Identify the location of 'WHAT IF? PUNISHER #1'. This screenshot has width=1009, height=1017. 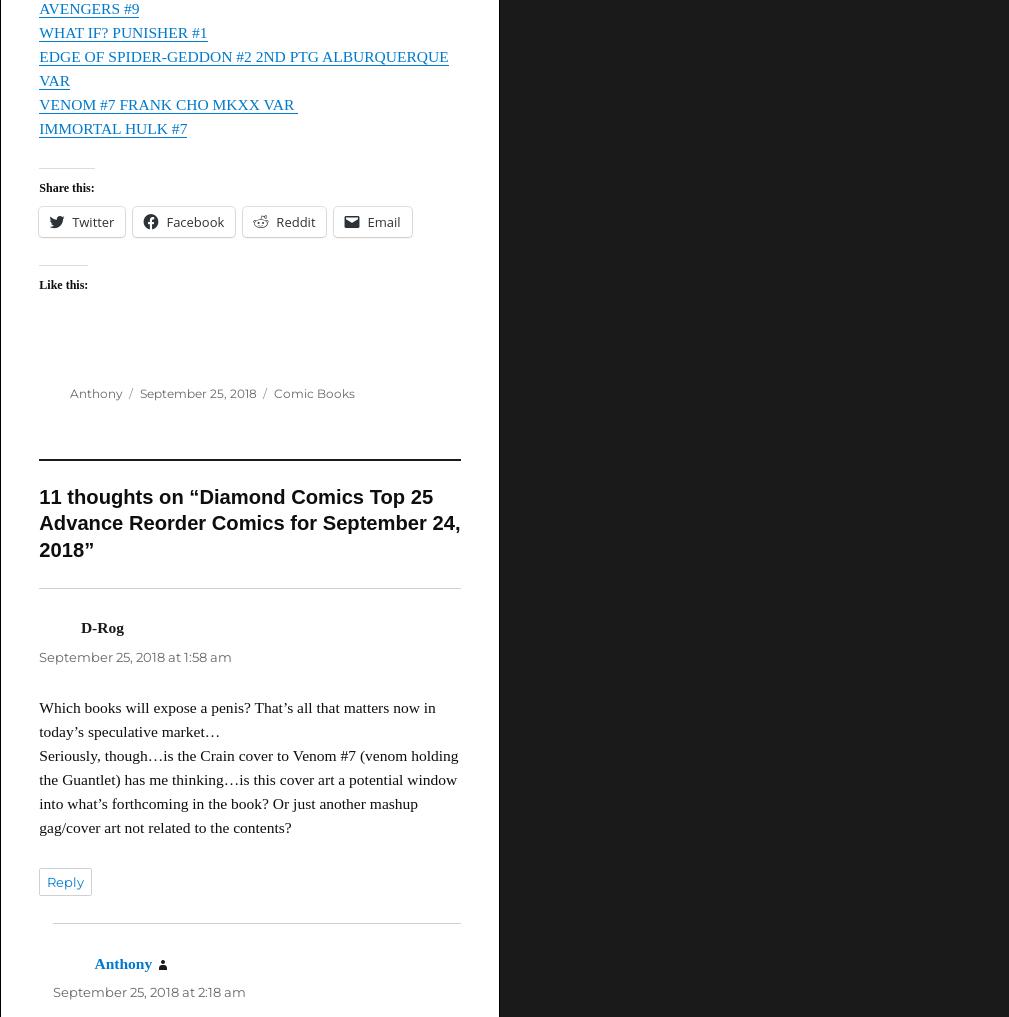
(121, 30).